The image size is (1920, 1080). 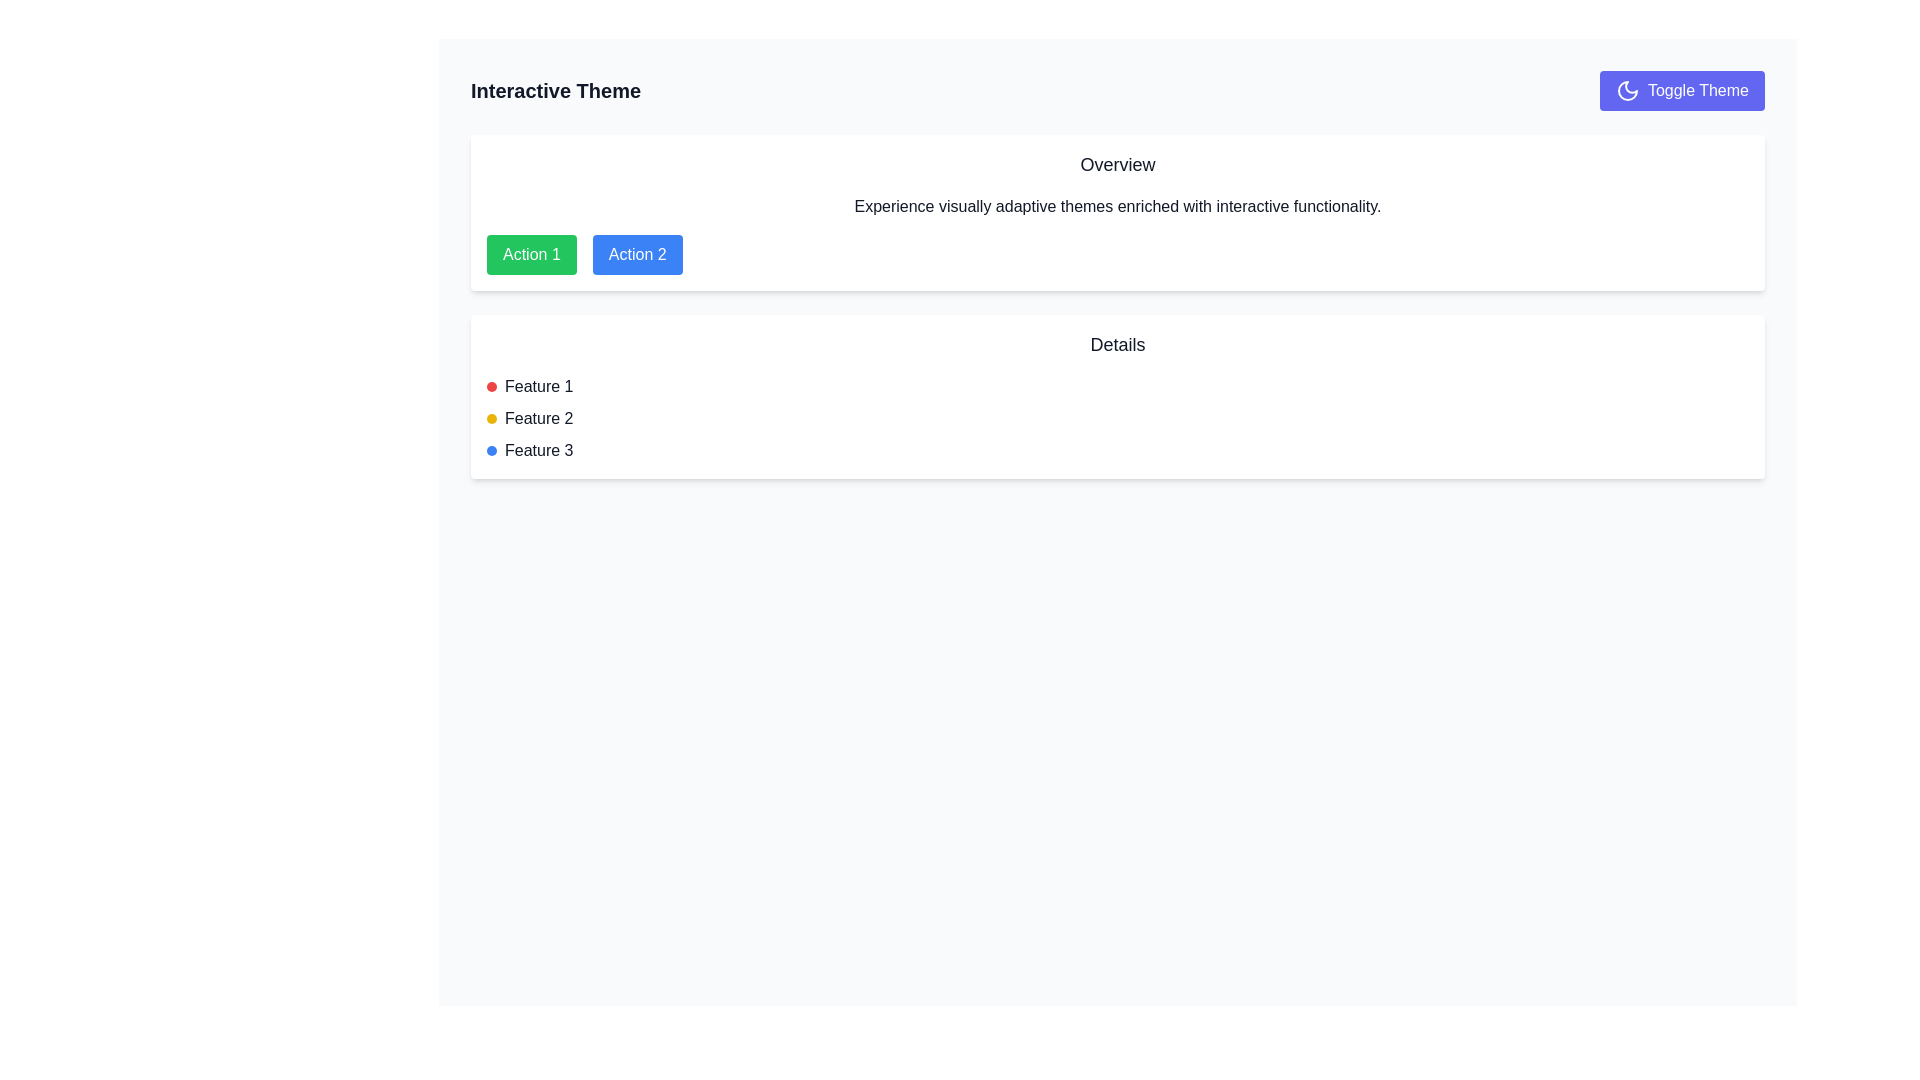 What do you see at coordinates (491, 451) in the screenshot?
I see `the decorative dot indicating the presence of 'Feature 3' located to the left of the text in the 'Details' section` at bounding box center [491, 451].